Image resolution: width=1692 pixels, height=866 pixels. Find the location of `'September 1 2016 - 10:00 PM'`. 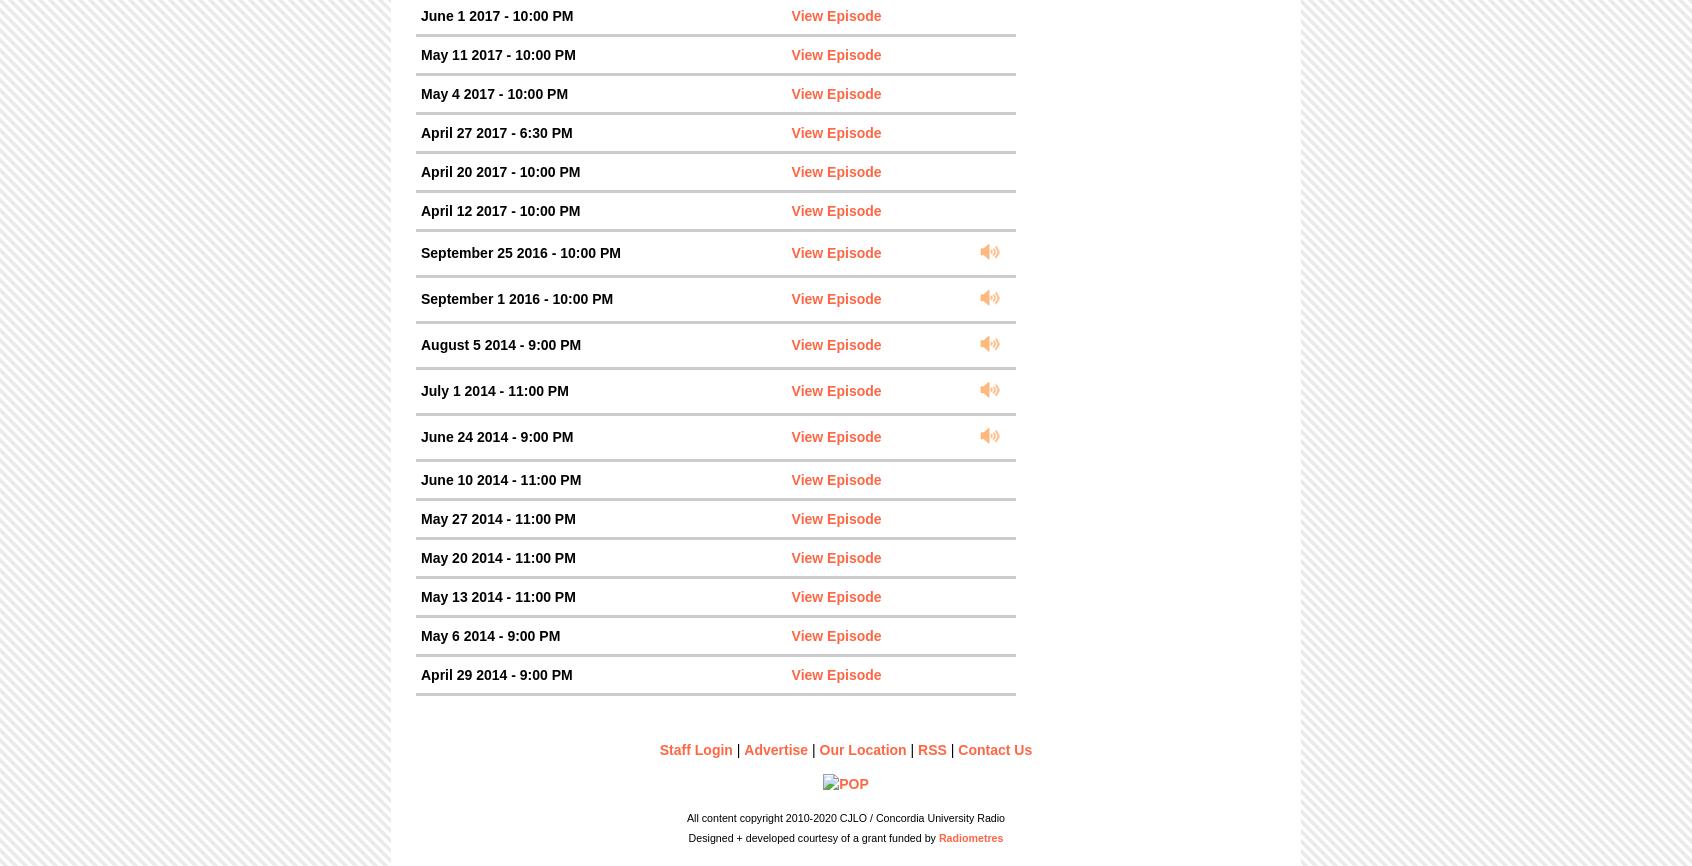

'September 1 2016 - 10:00 PM' is located at coordinates (517, 298).